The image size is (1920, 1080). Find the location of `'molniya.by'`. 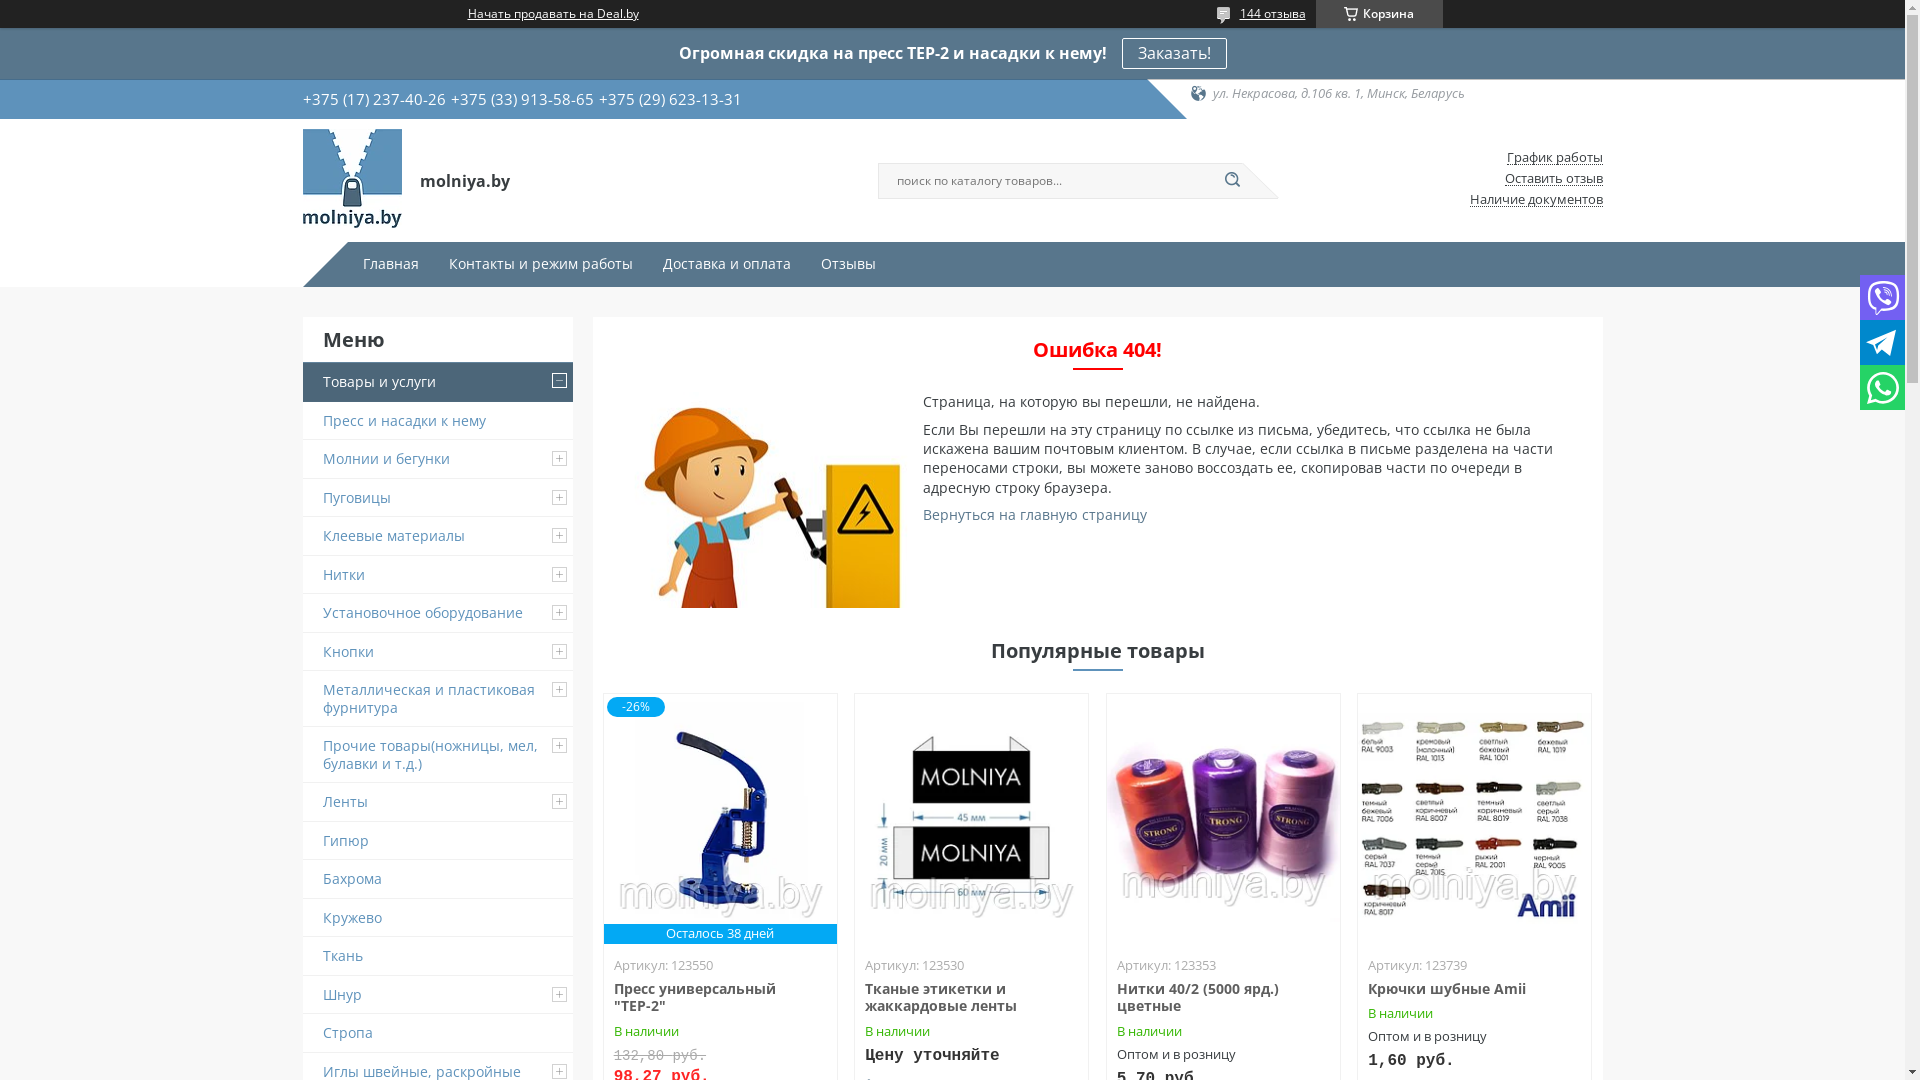

'molniya.by' is located at coordinates (351, 177).